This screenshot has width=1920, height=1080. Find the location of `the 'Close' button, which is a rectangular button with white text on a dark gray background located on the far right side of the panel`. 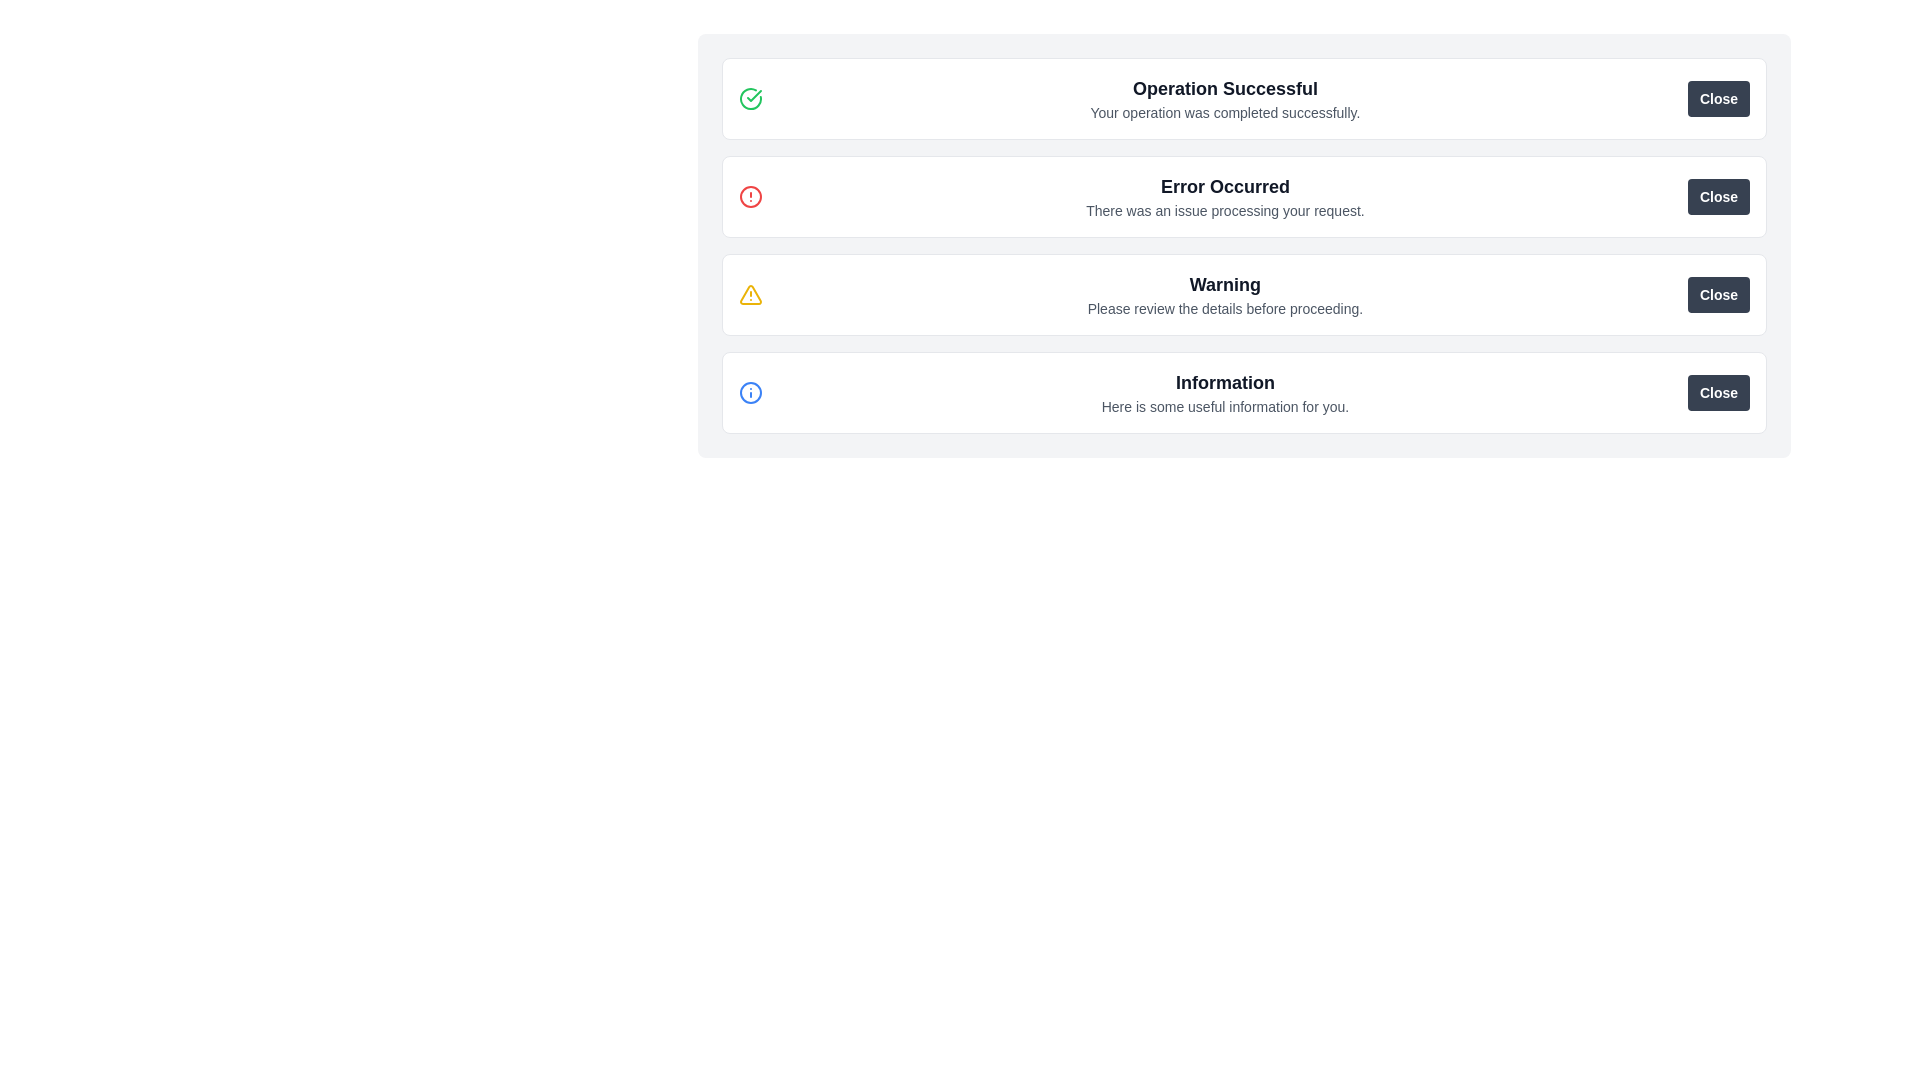

the 'Close' button, which is a rectangular button with white text on a dark gray background located on the far right side of the panel is located at coordinates (1717, 393).